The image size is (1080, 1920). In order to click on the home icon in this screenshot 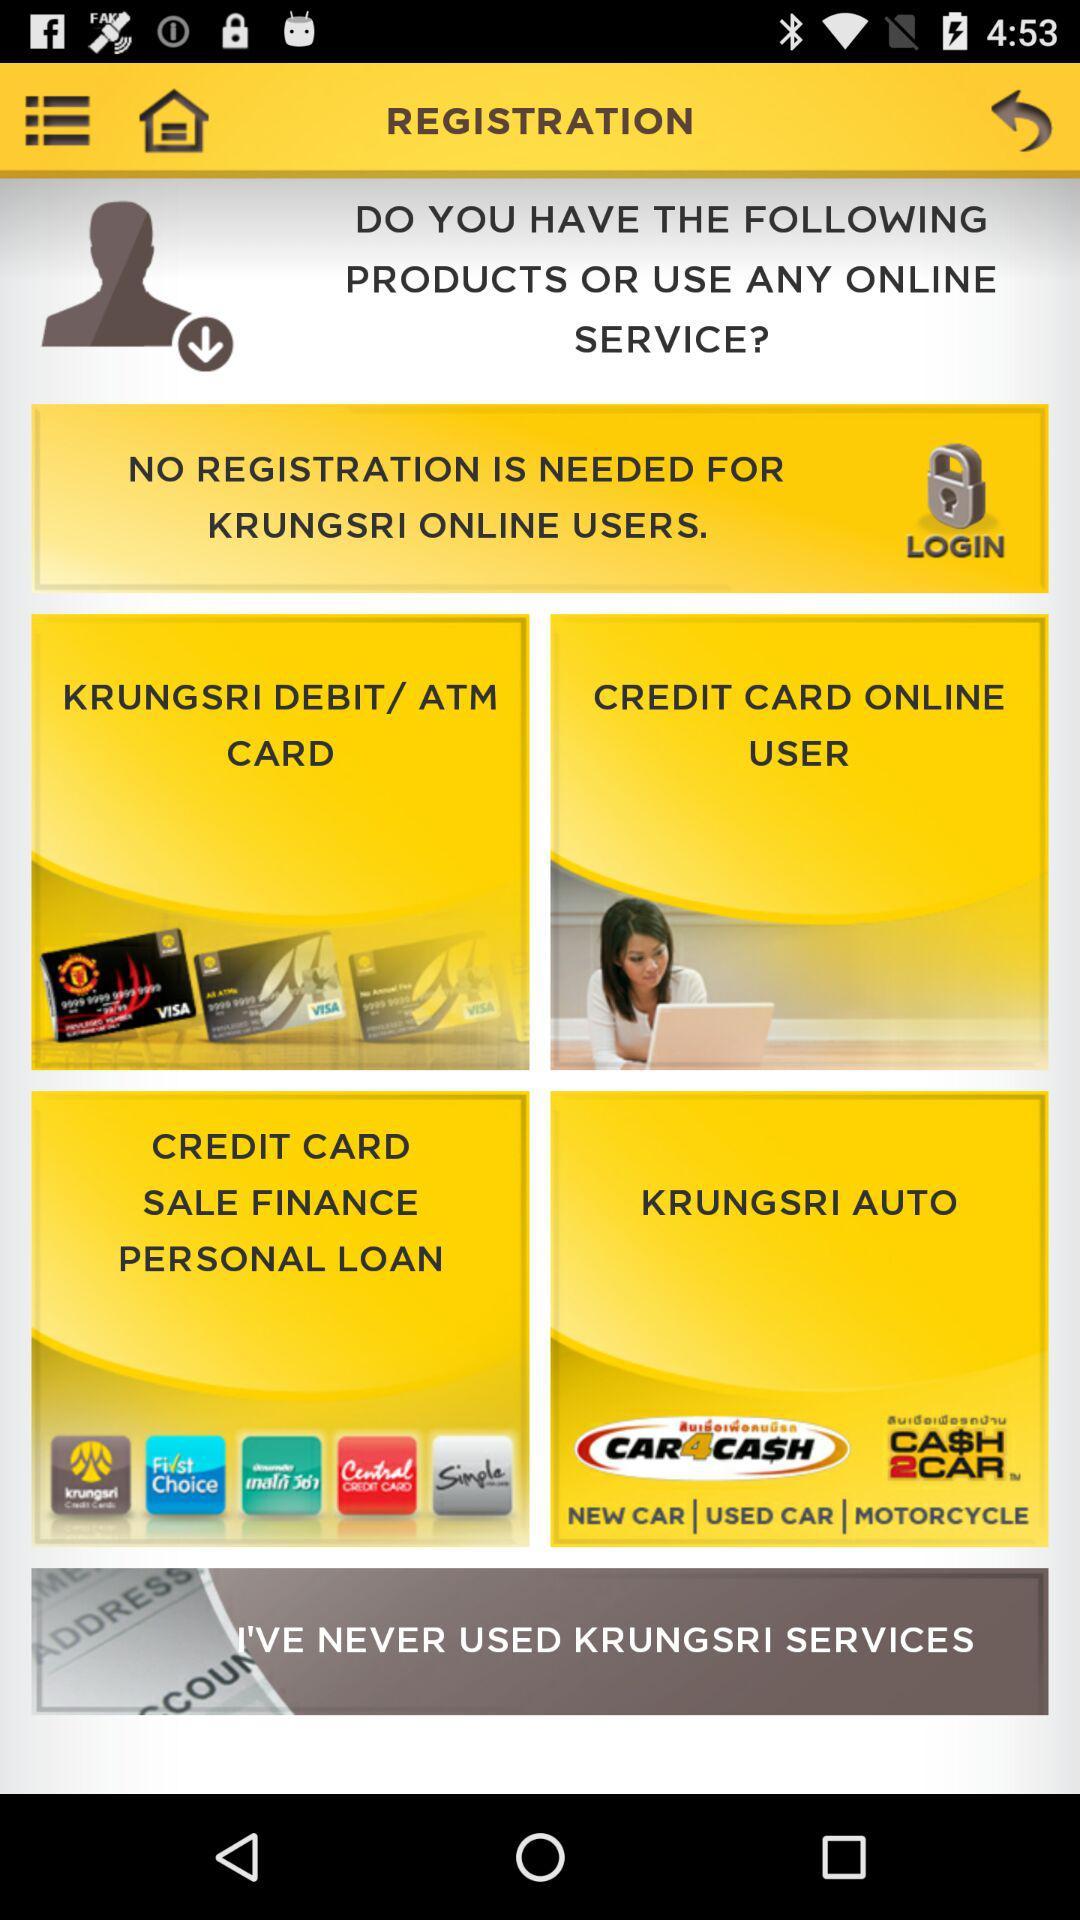, I will do `click(172, 128)`.